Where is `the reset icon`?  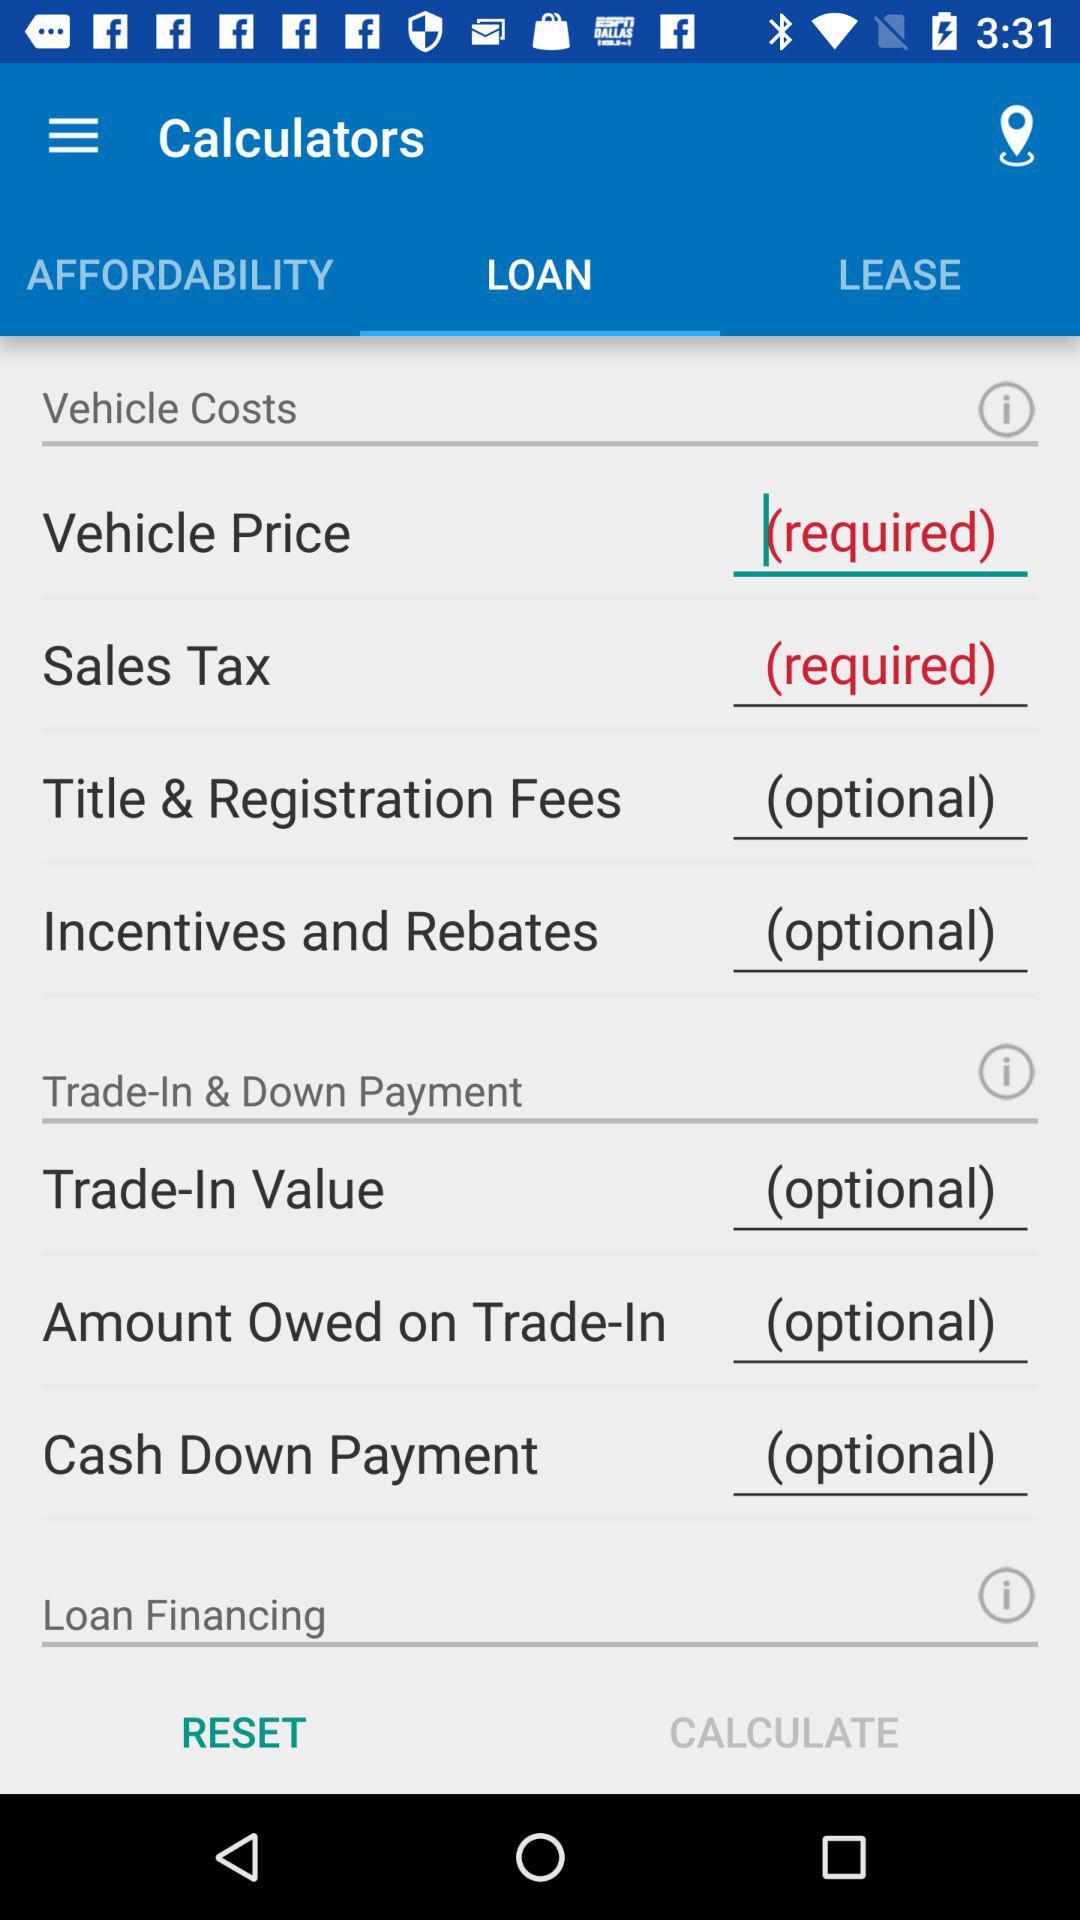
the reset icon is located at coordinates (242, 1730).